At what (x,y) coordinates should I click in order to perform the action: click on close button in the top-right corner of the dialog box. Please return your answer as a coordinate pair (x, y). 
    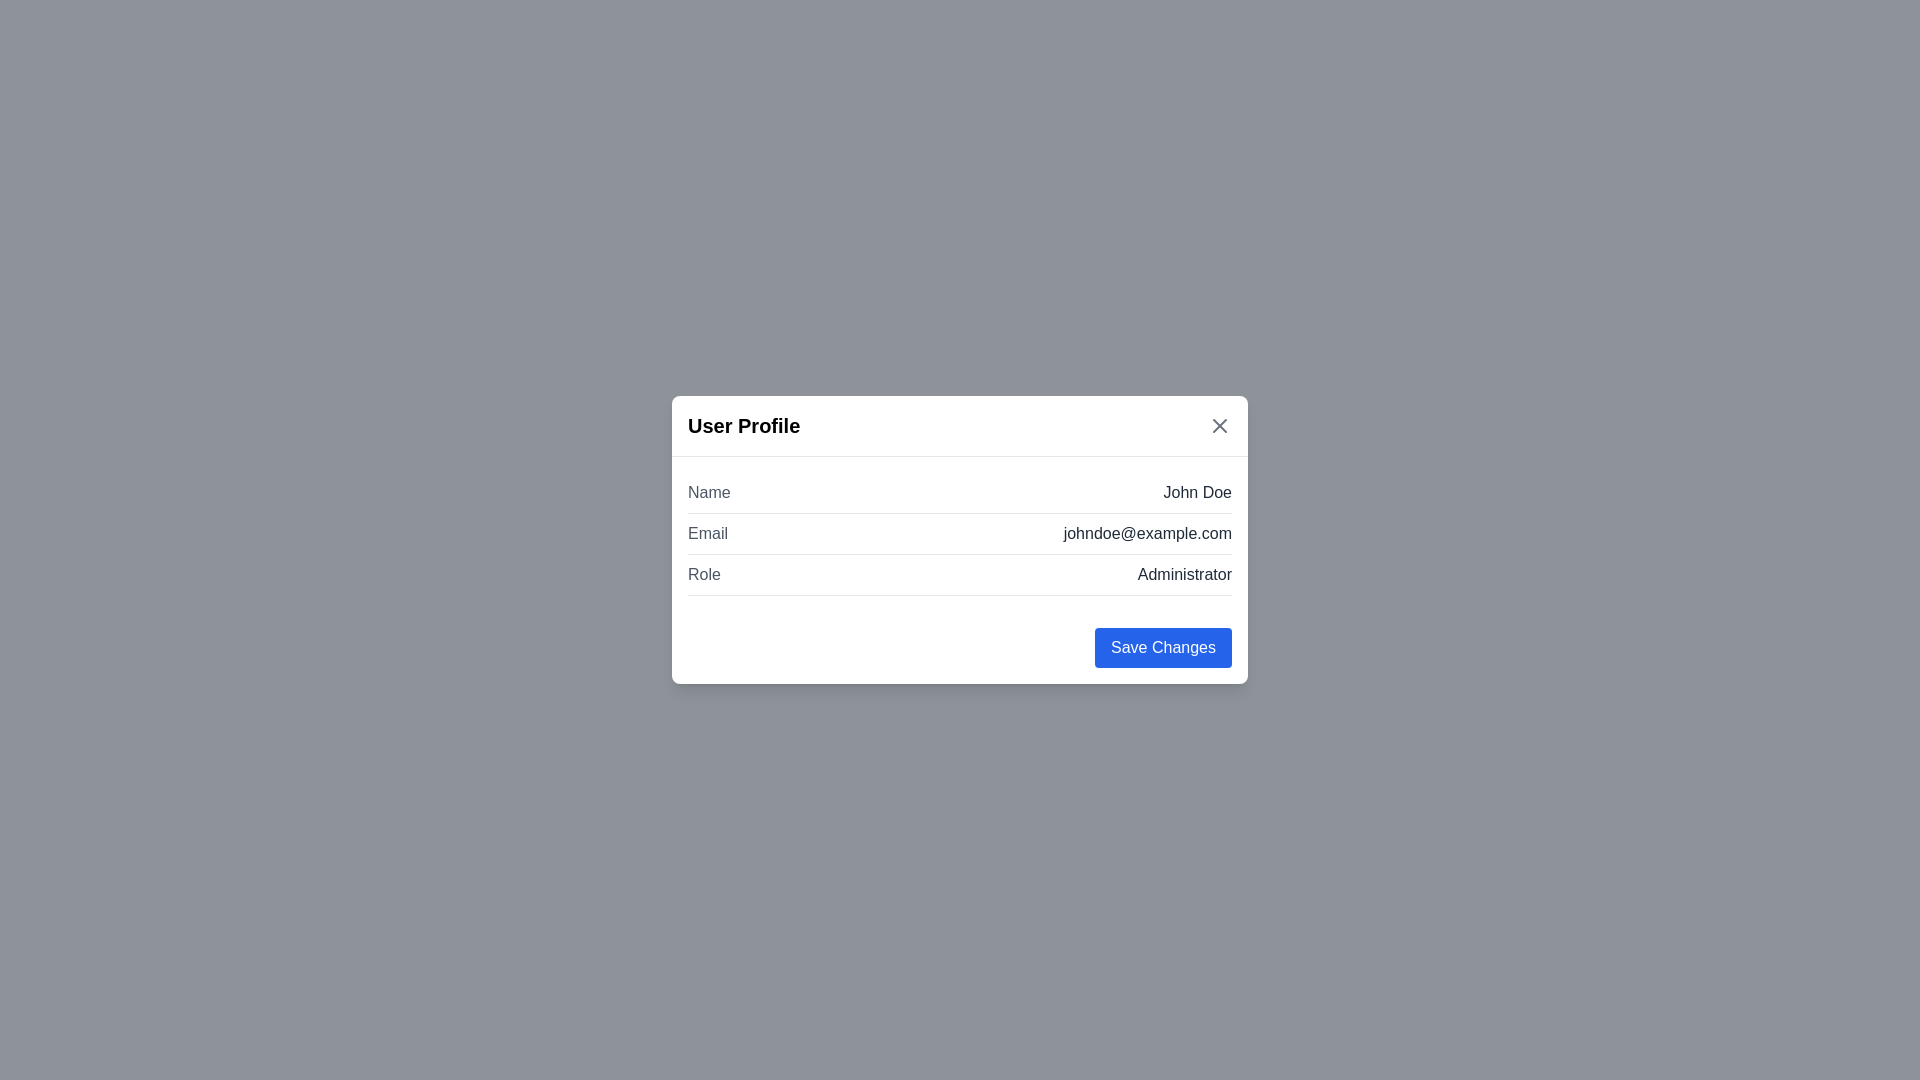
    Looking at the image, I should click on (1218, 424).